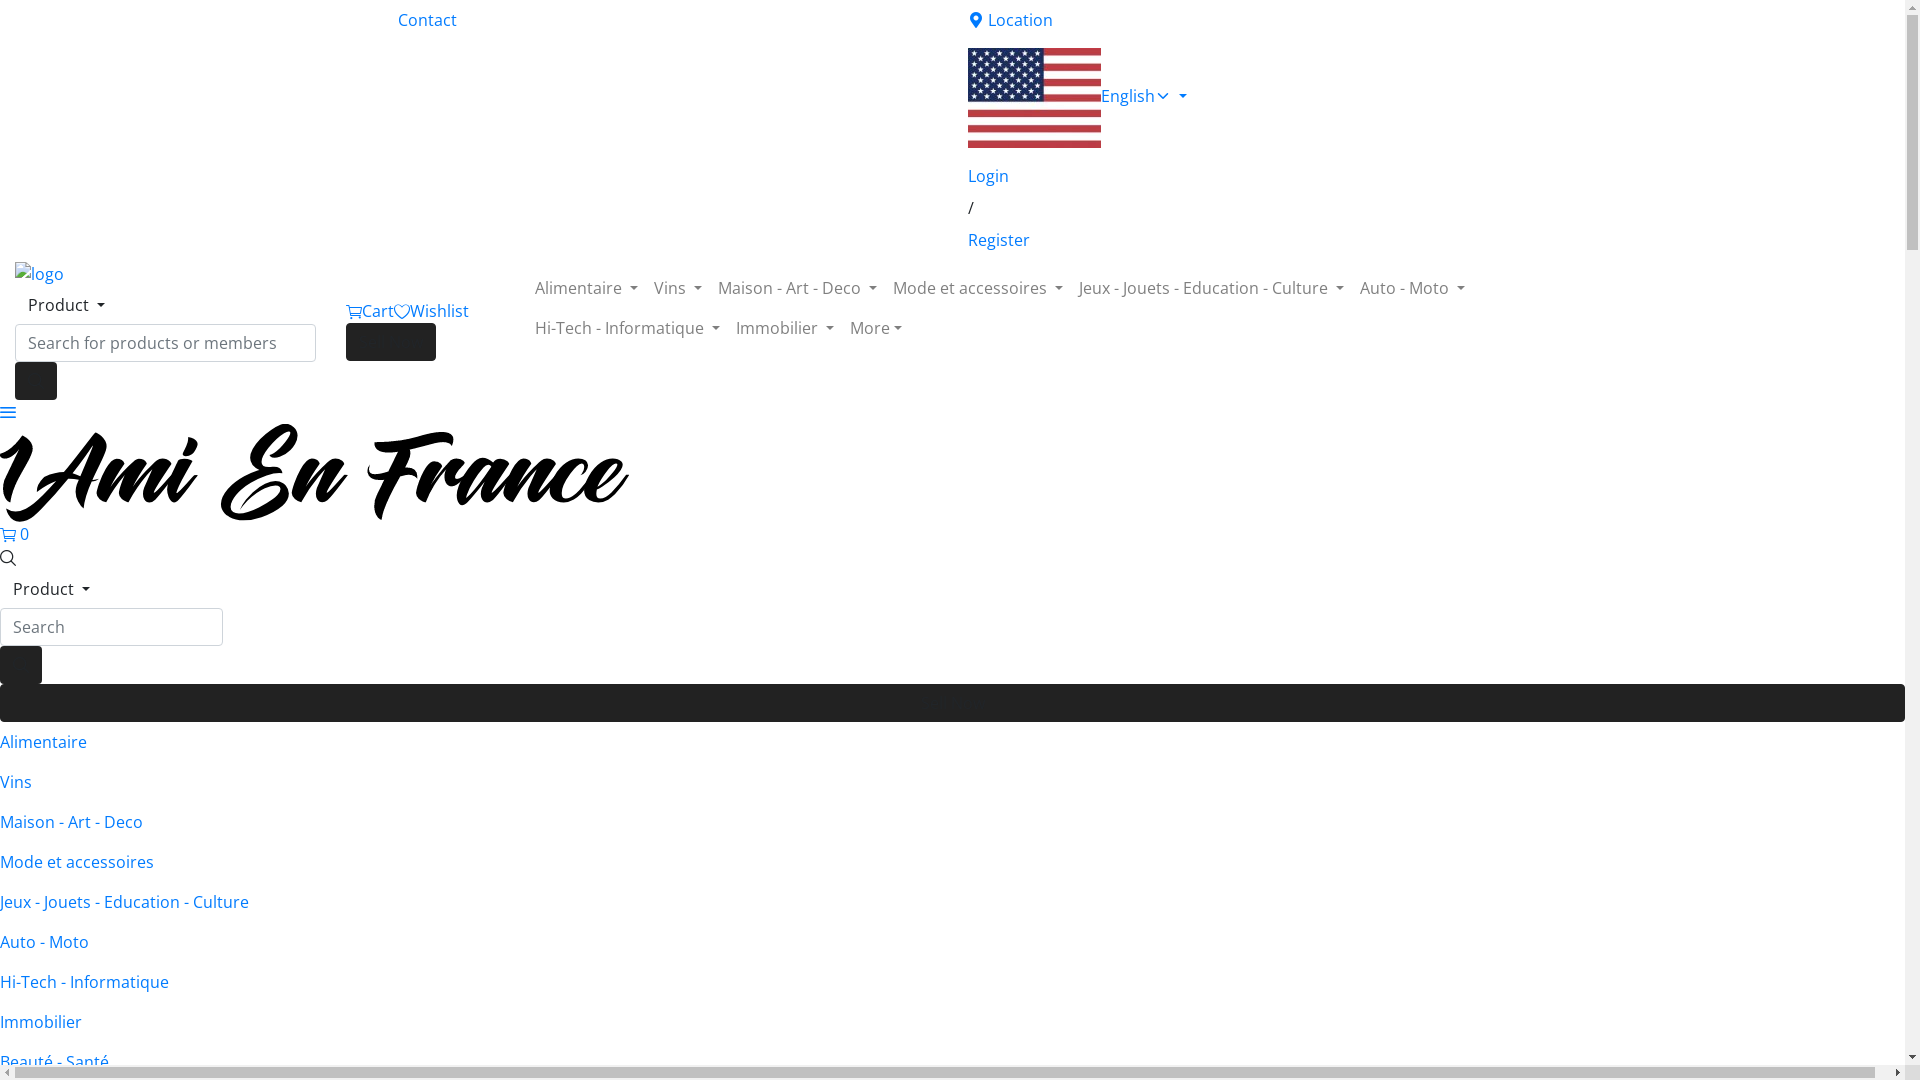  Describe the element at coordinates (51, 588) in the screenshot. I see `'Product'` at that location.